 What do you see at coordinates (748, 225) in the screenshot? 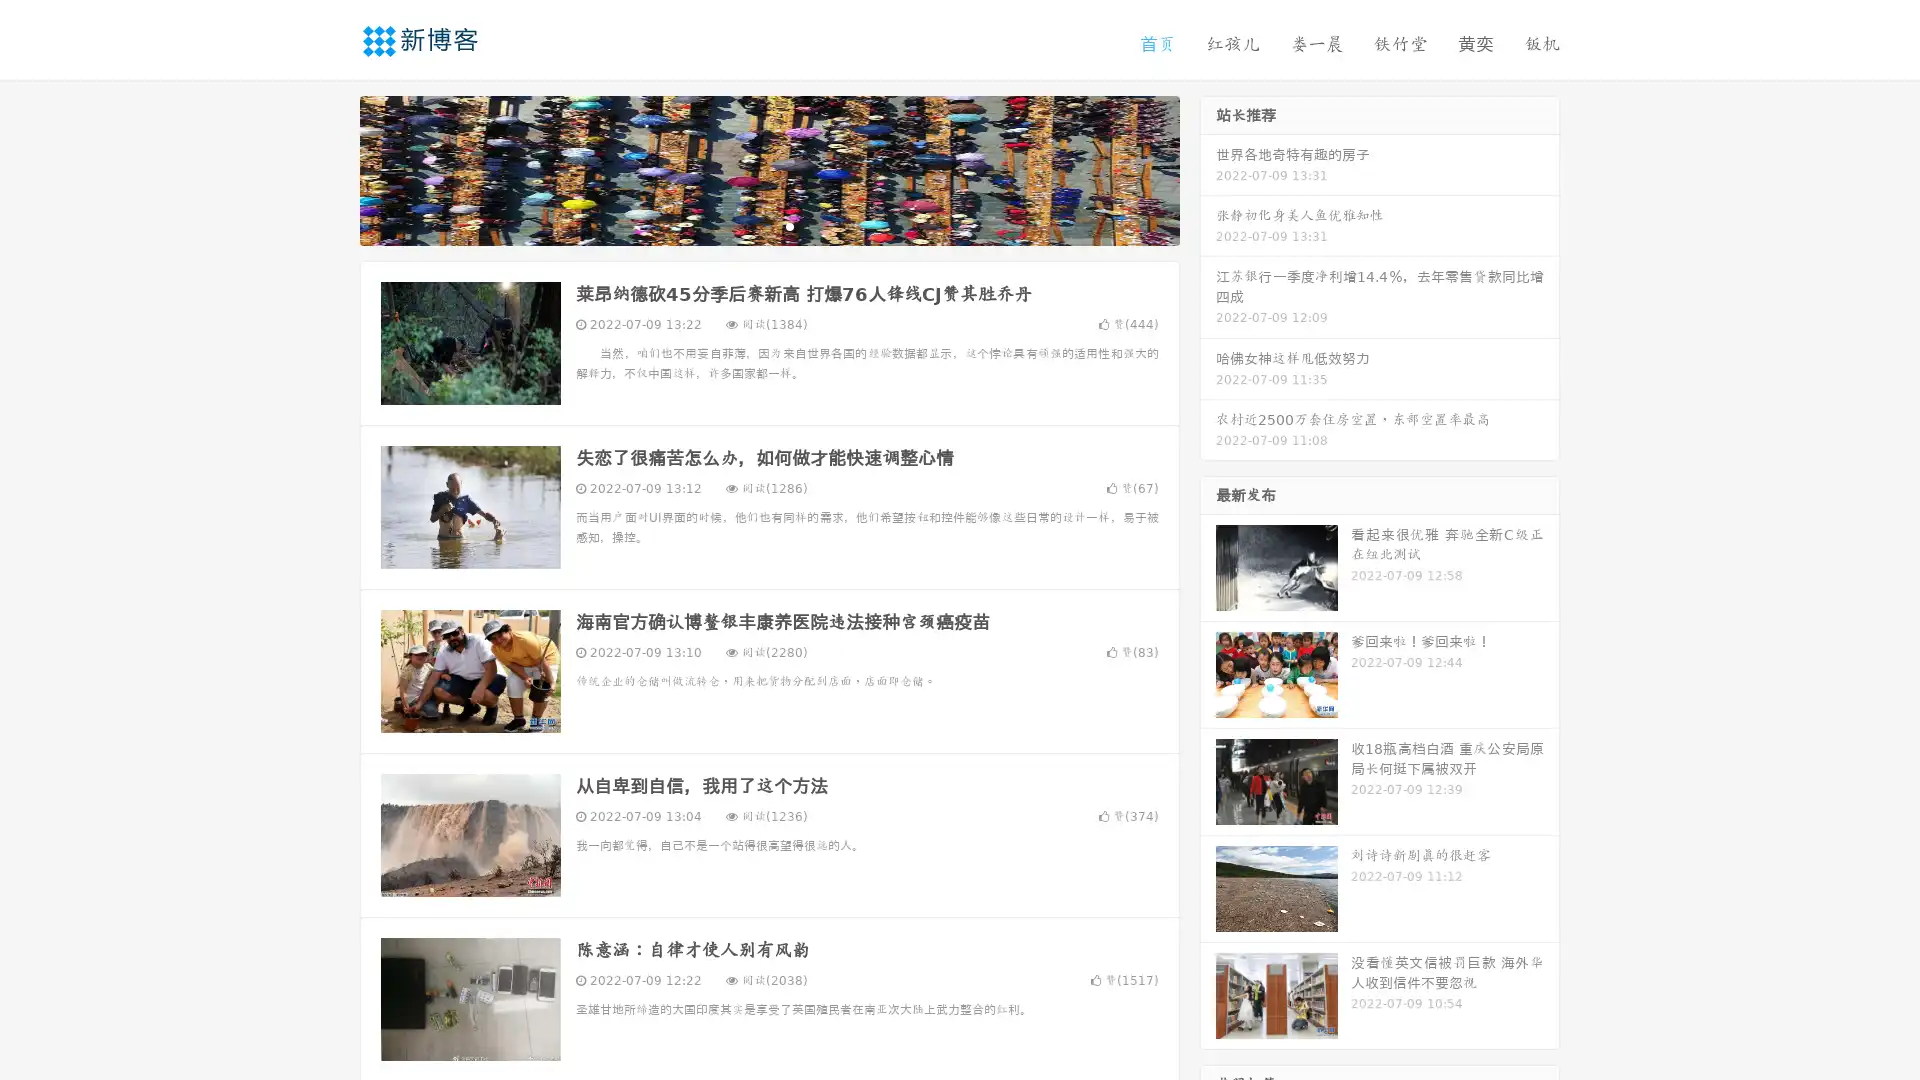
I see `Go to slide 1` at bounding box center [748, 225].